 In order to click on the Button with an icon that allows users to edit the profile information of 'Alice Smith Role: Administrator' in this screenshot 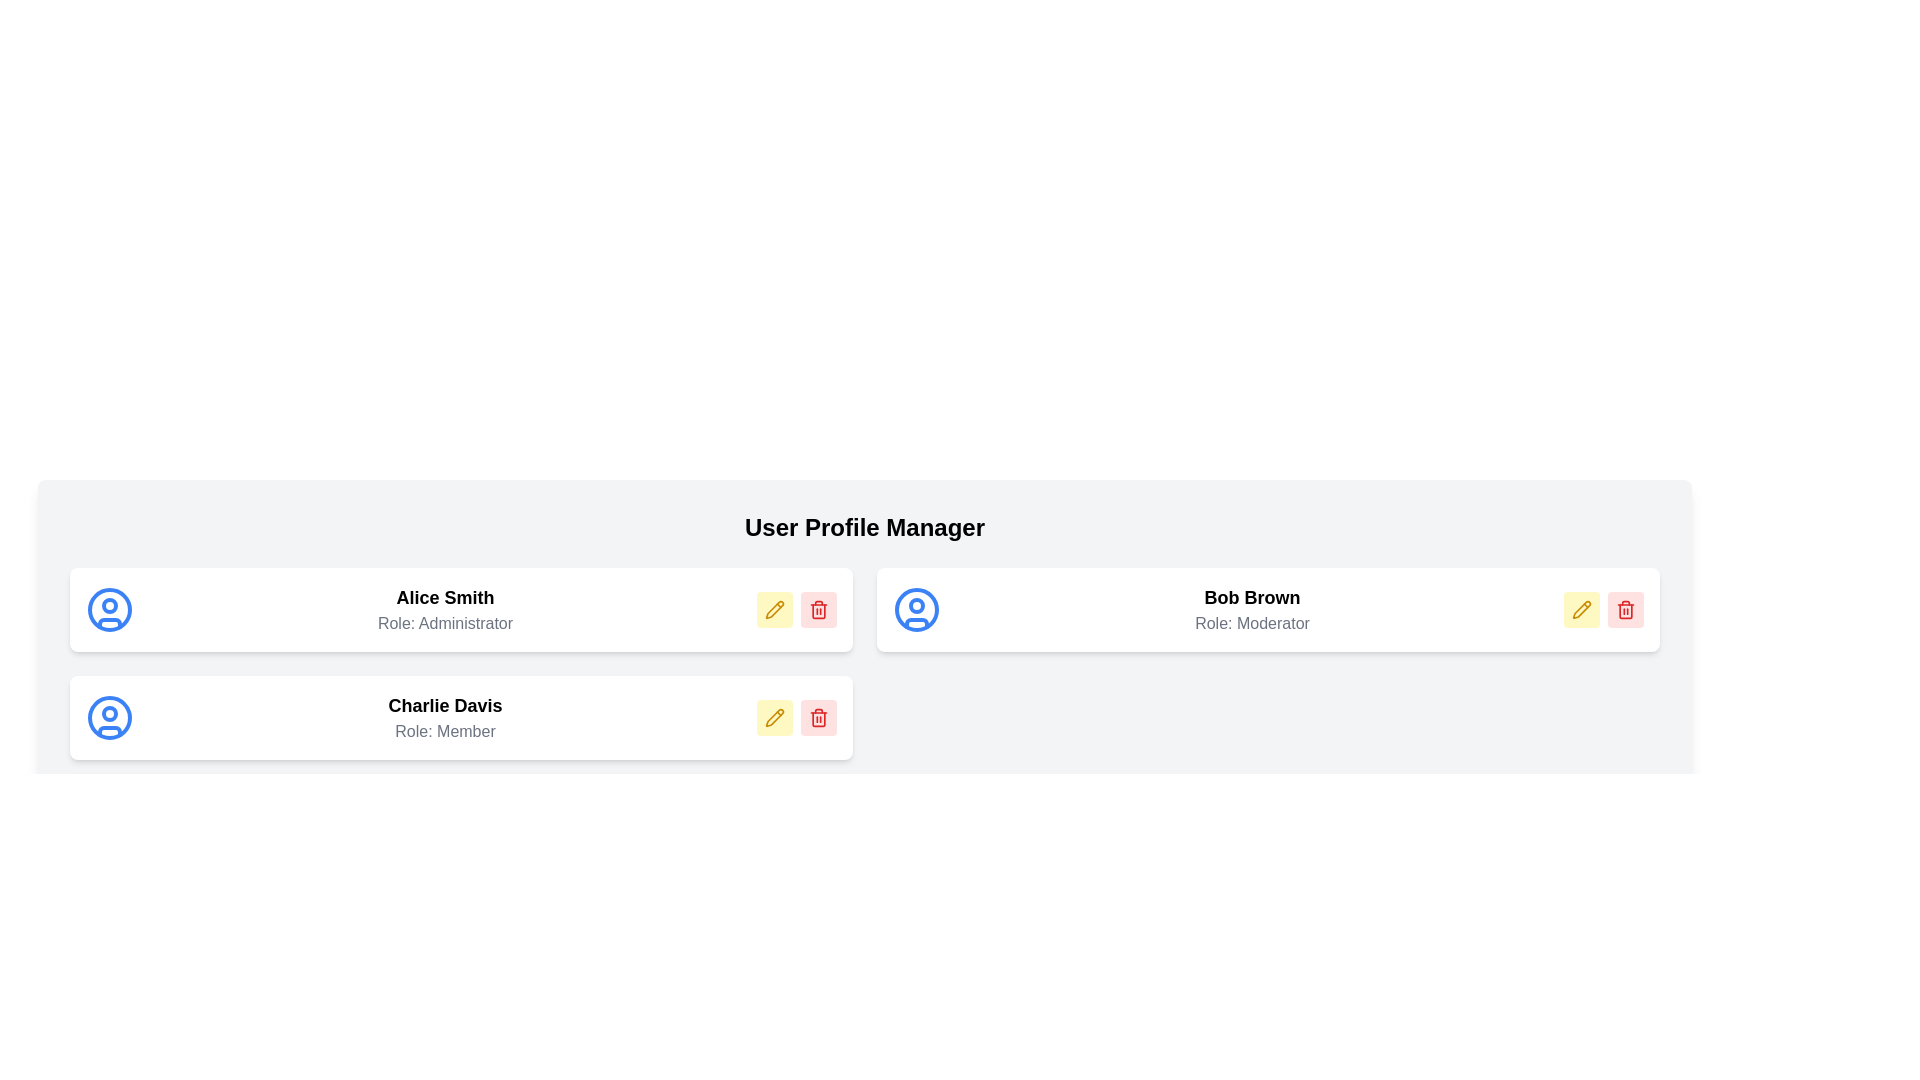, I will do `click(773, 608)`.